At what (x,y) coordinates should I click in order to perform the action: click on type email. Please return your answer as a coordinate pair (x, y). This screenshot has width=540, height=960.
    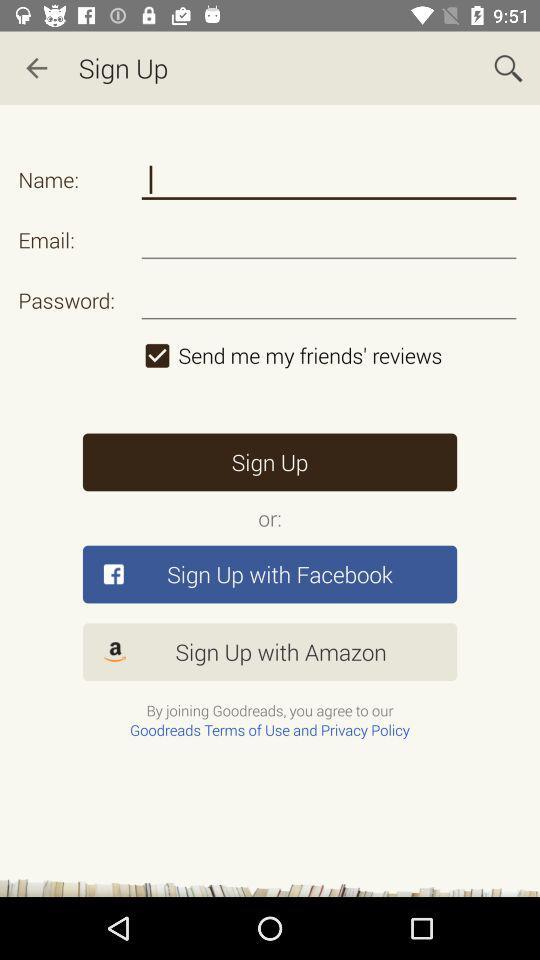
    Looking at the image, I should click on (329, 240).